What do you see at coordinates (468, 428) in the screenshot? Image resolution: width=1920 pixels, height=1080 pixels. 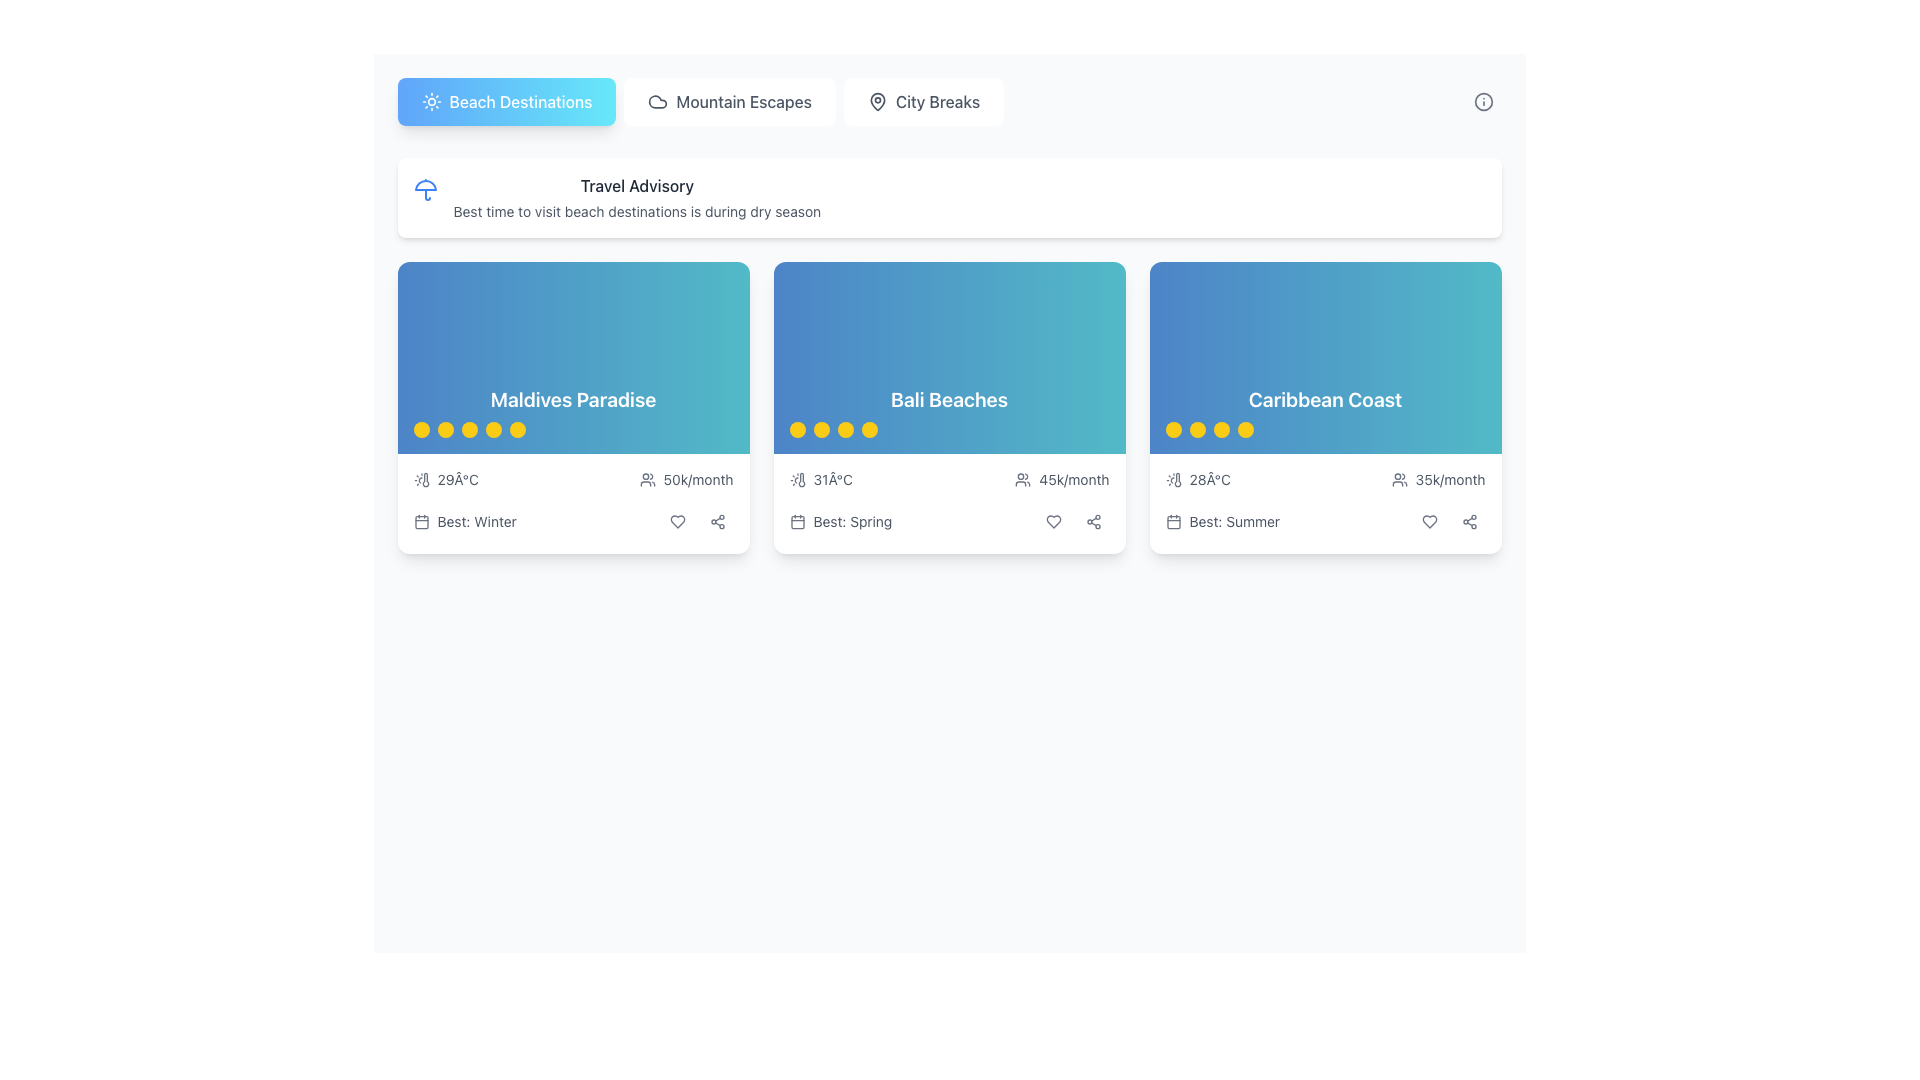 I see `the third dot in the row of five dots within the content card titled 'Maldives Paradise', which serves as a visual indicator for a rating system` at bounding box center [468, 428].